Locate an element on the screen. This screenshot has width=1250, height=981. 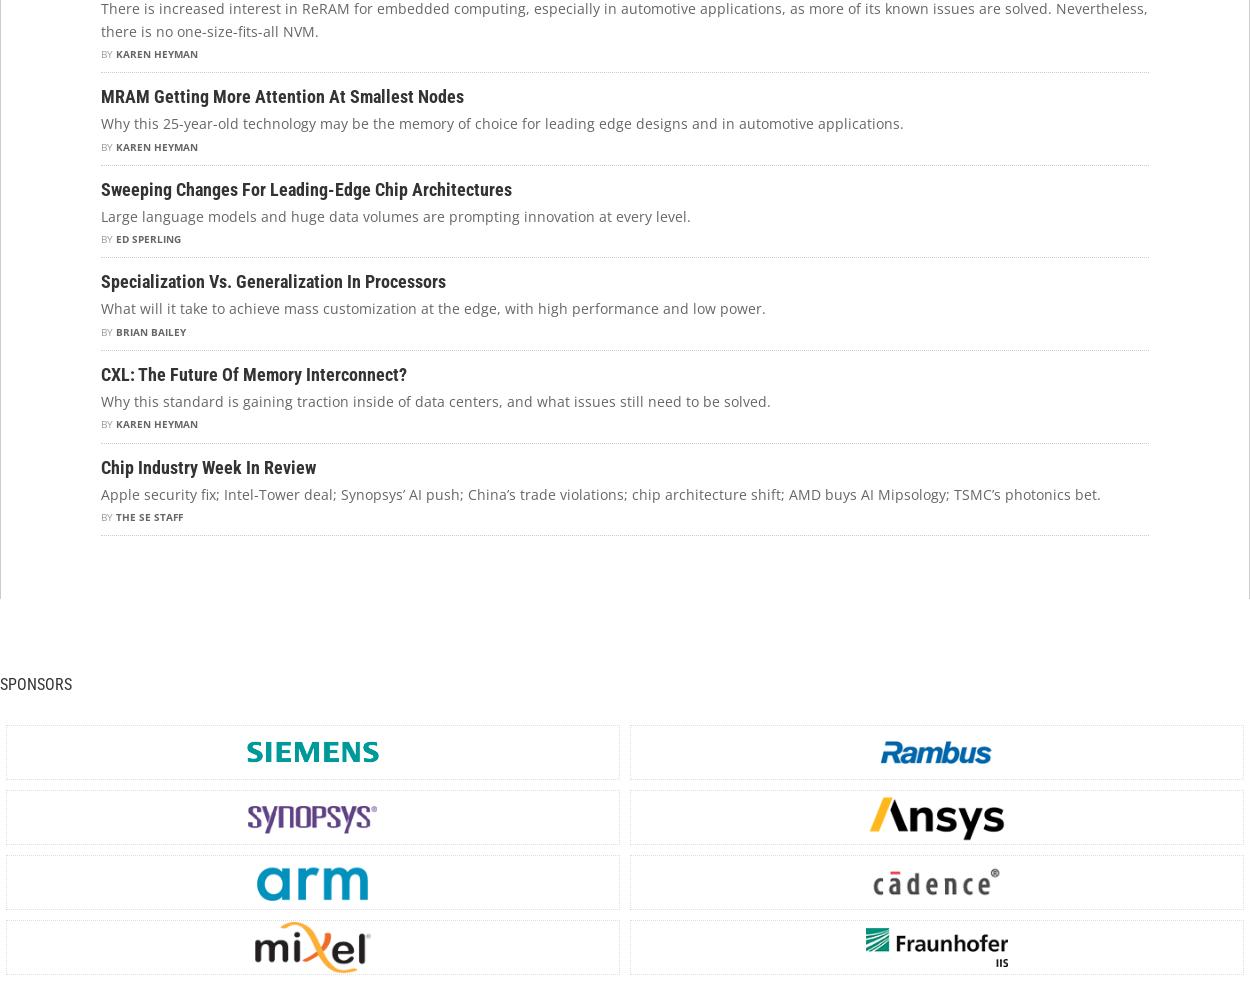
'Ed Sperling' is located at coordinates (148, 237).